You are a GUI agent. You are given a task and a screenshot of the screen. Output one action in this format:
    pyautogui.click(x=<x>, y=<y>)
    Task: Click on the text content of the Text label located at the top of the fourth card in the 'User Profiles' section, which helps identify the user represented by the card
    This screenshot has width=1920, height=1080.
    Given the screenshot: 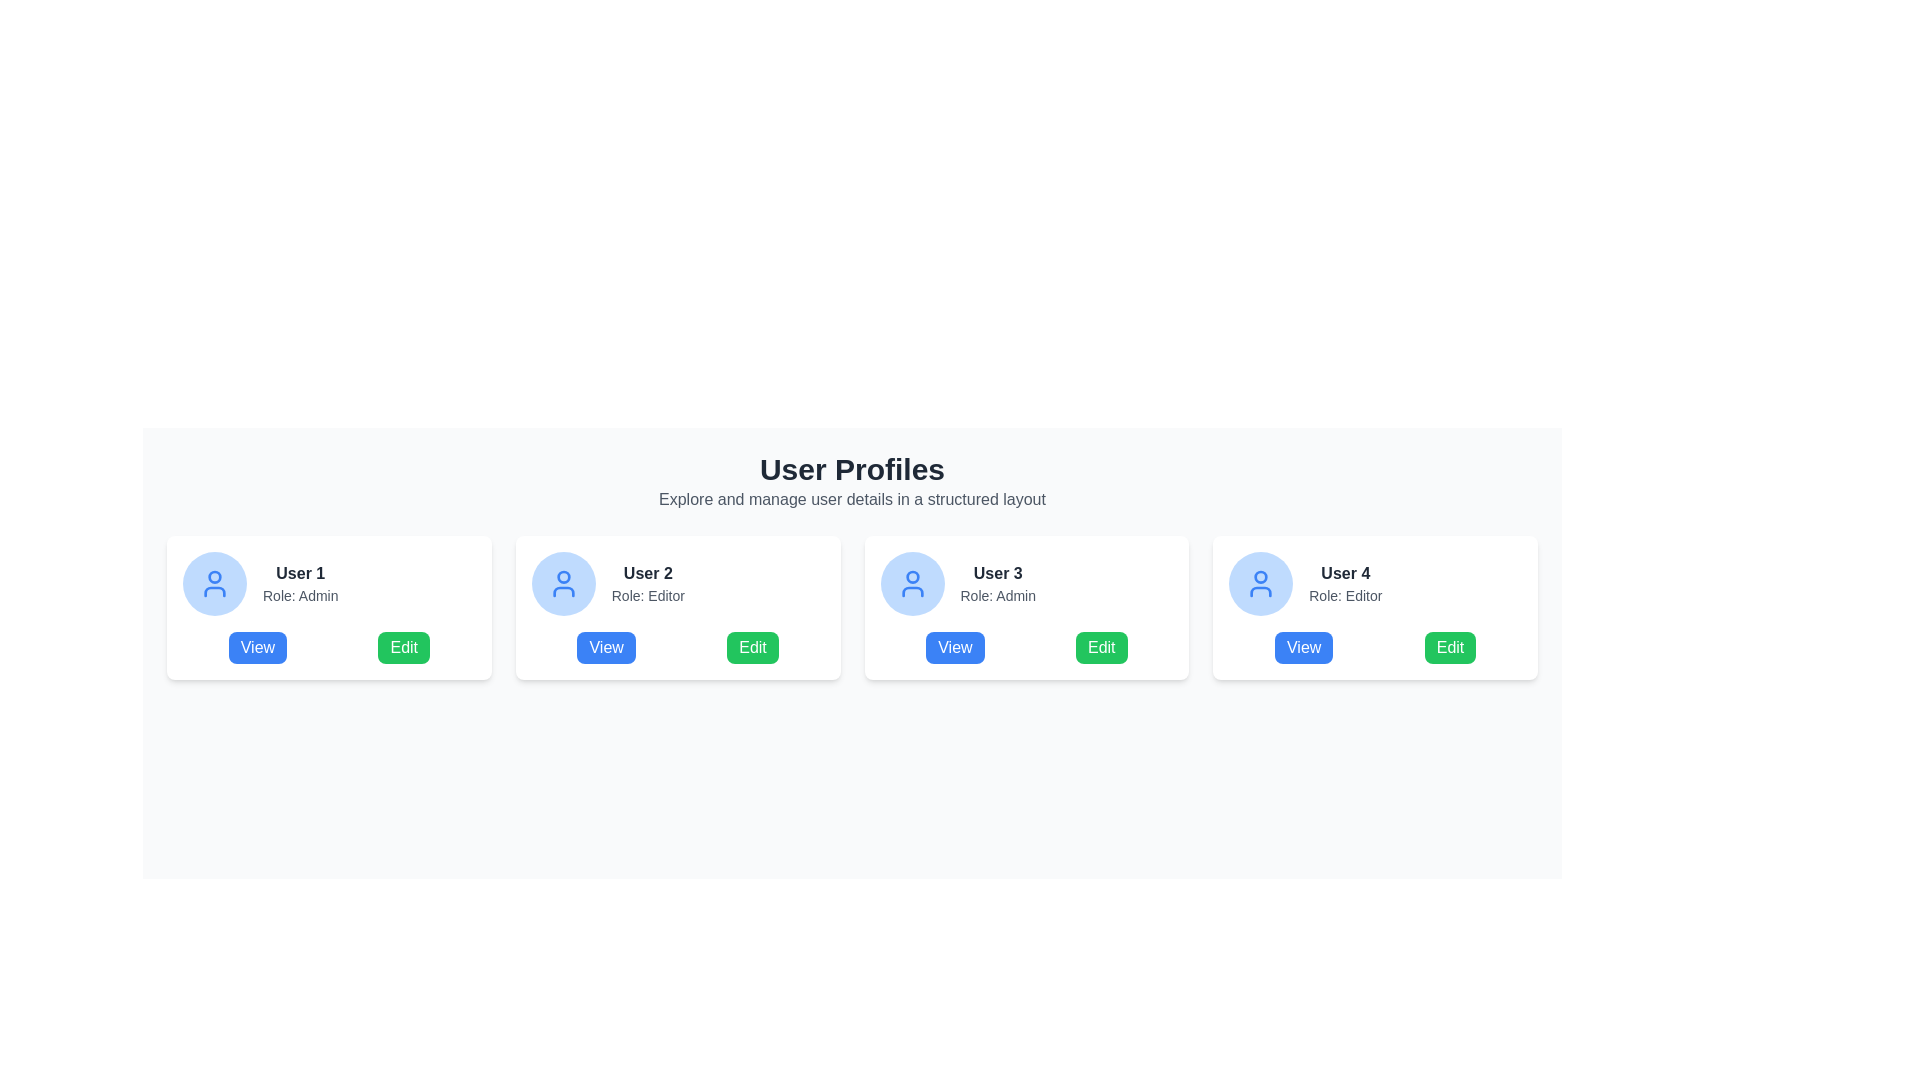 What is the action you would take?
    pyautogui.click(x=1345, y=574)
    